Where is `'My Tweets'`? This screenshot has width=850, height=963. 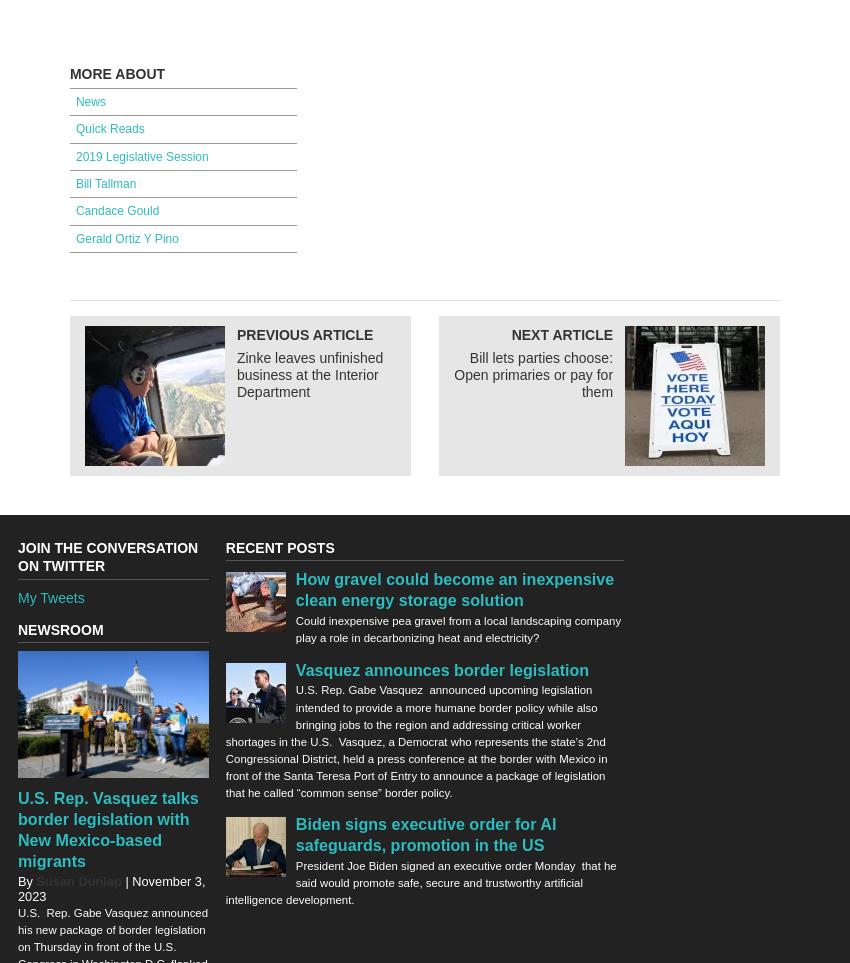 'My Tweets' is located at coordinates (51, 596).